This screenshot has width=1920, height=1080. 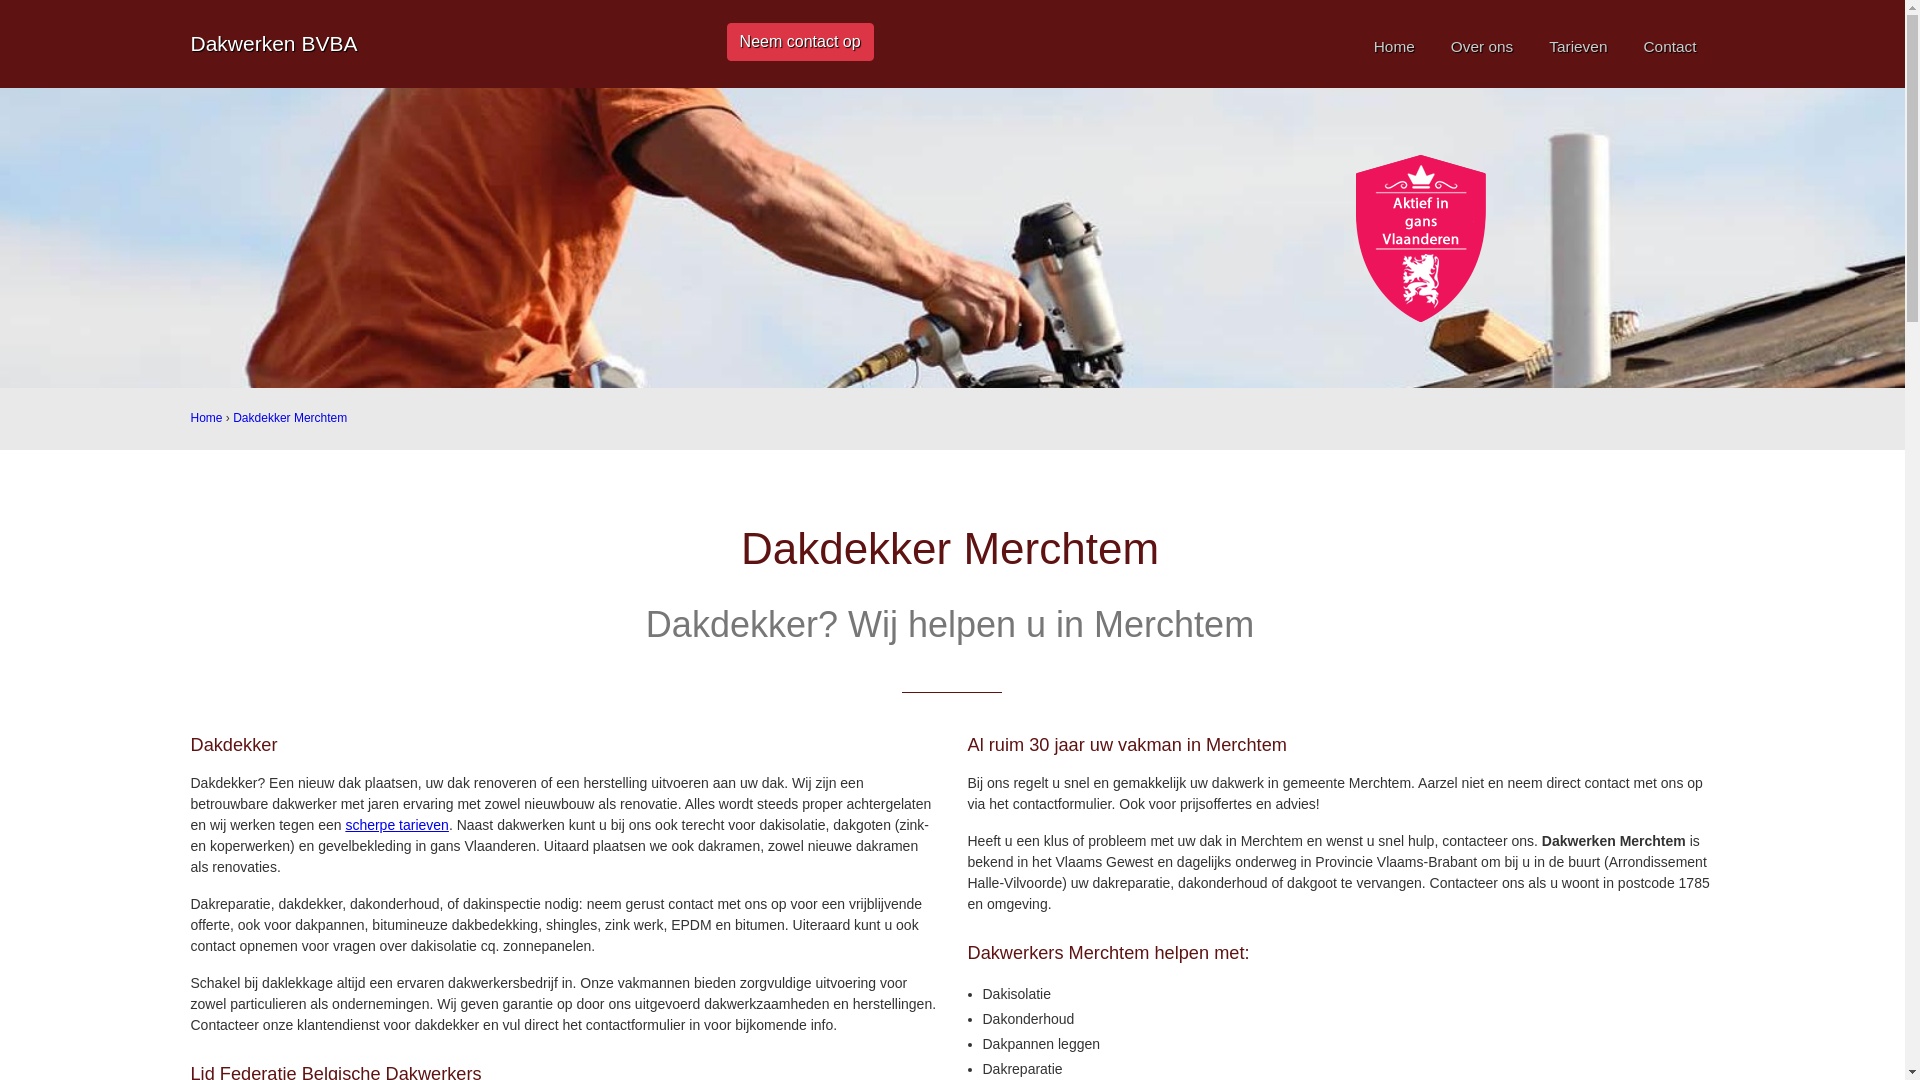 What do you see at coordinates (397, 825) in the screenshot?
I see `'scherpe tarieven'` at bounding box center [397, 825].